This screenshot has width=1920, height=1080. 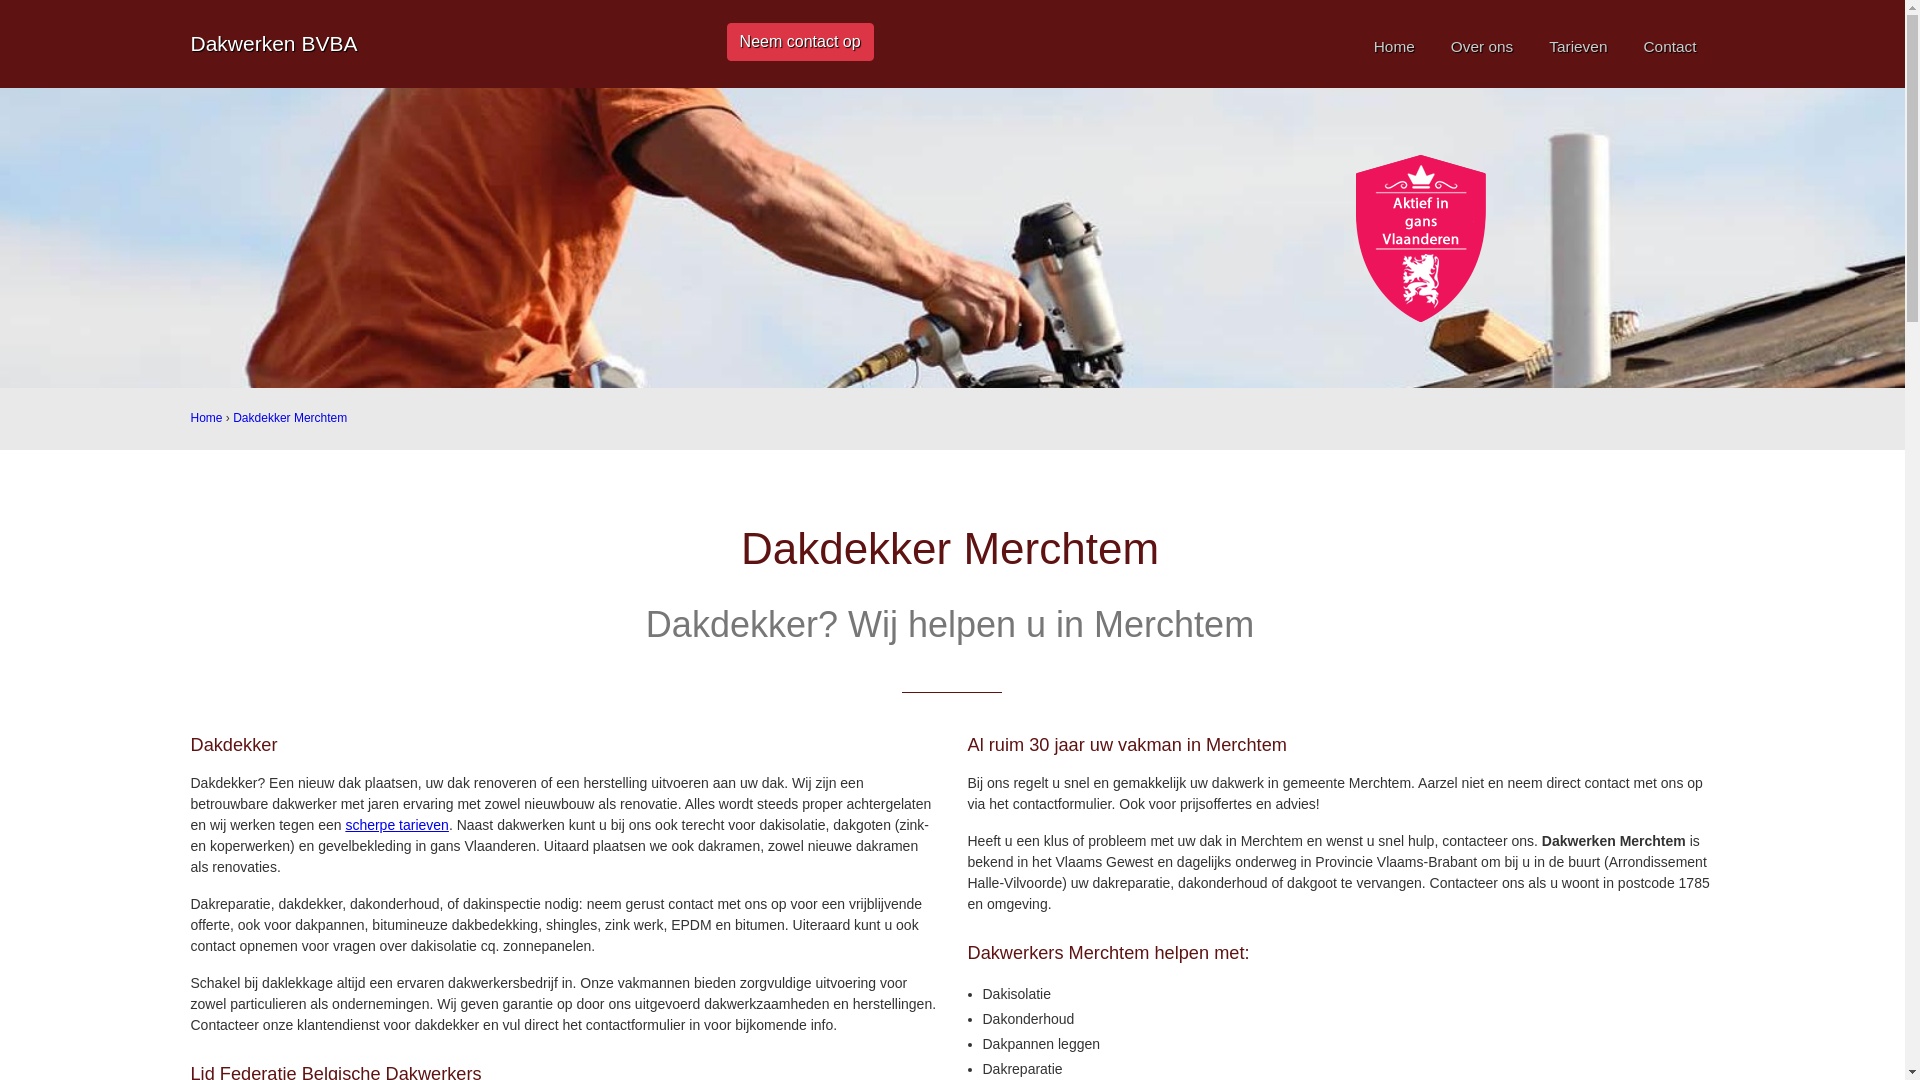 What do you see at coordinates (397, 825) in the screenshot?
I see `'scherpe tarieven'` at bounding box center [397, 825].